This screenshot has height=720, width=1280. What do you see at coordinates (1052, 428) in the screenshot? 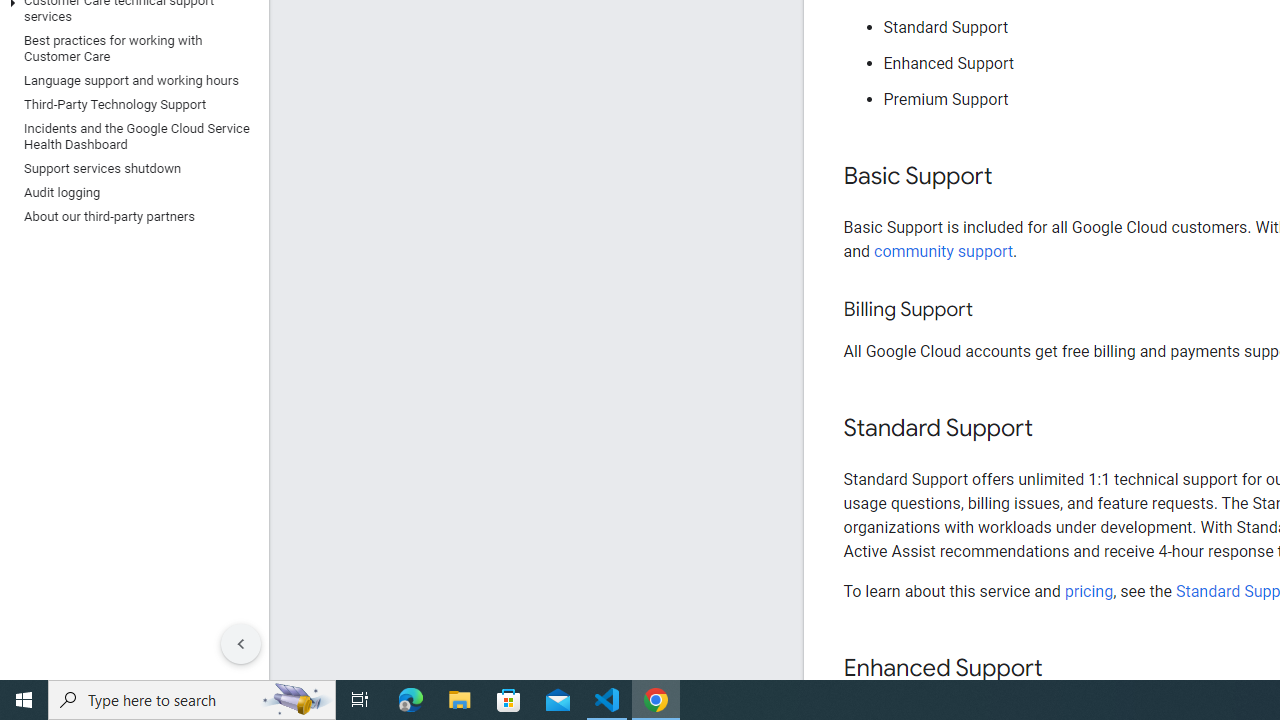
I see `'Copy link to this section: Standard Support'` at bounding box center [1052, 428].